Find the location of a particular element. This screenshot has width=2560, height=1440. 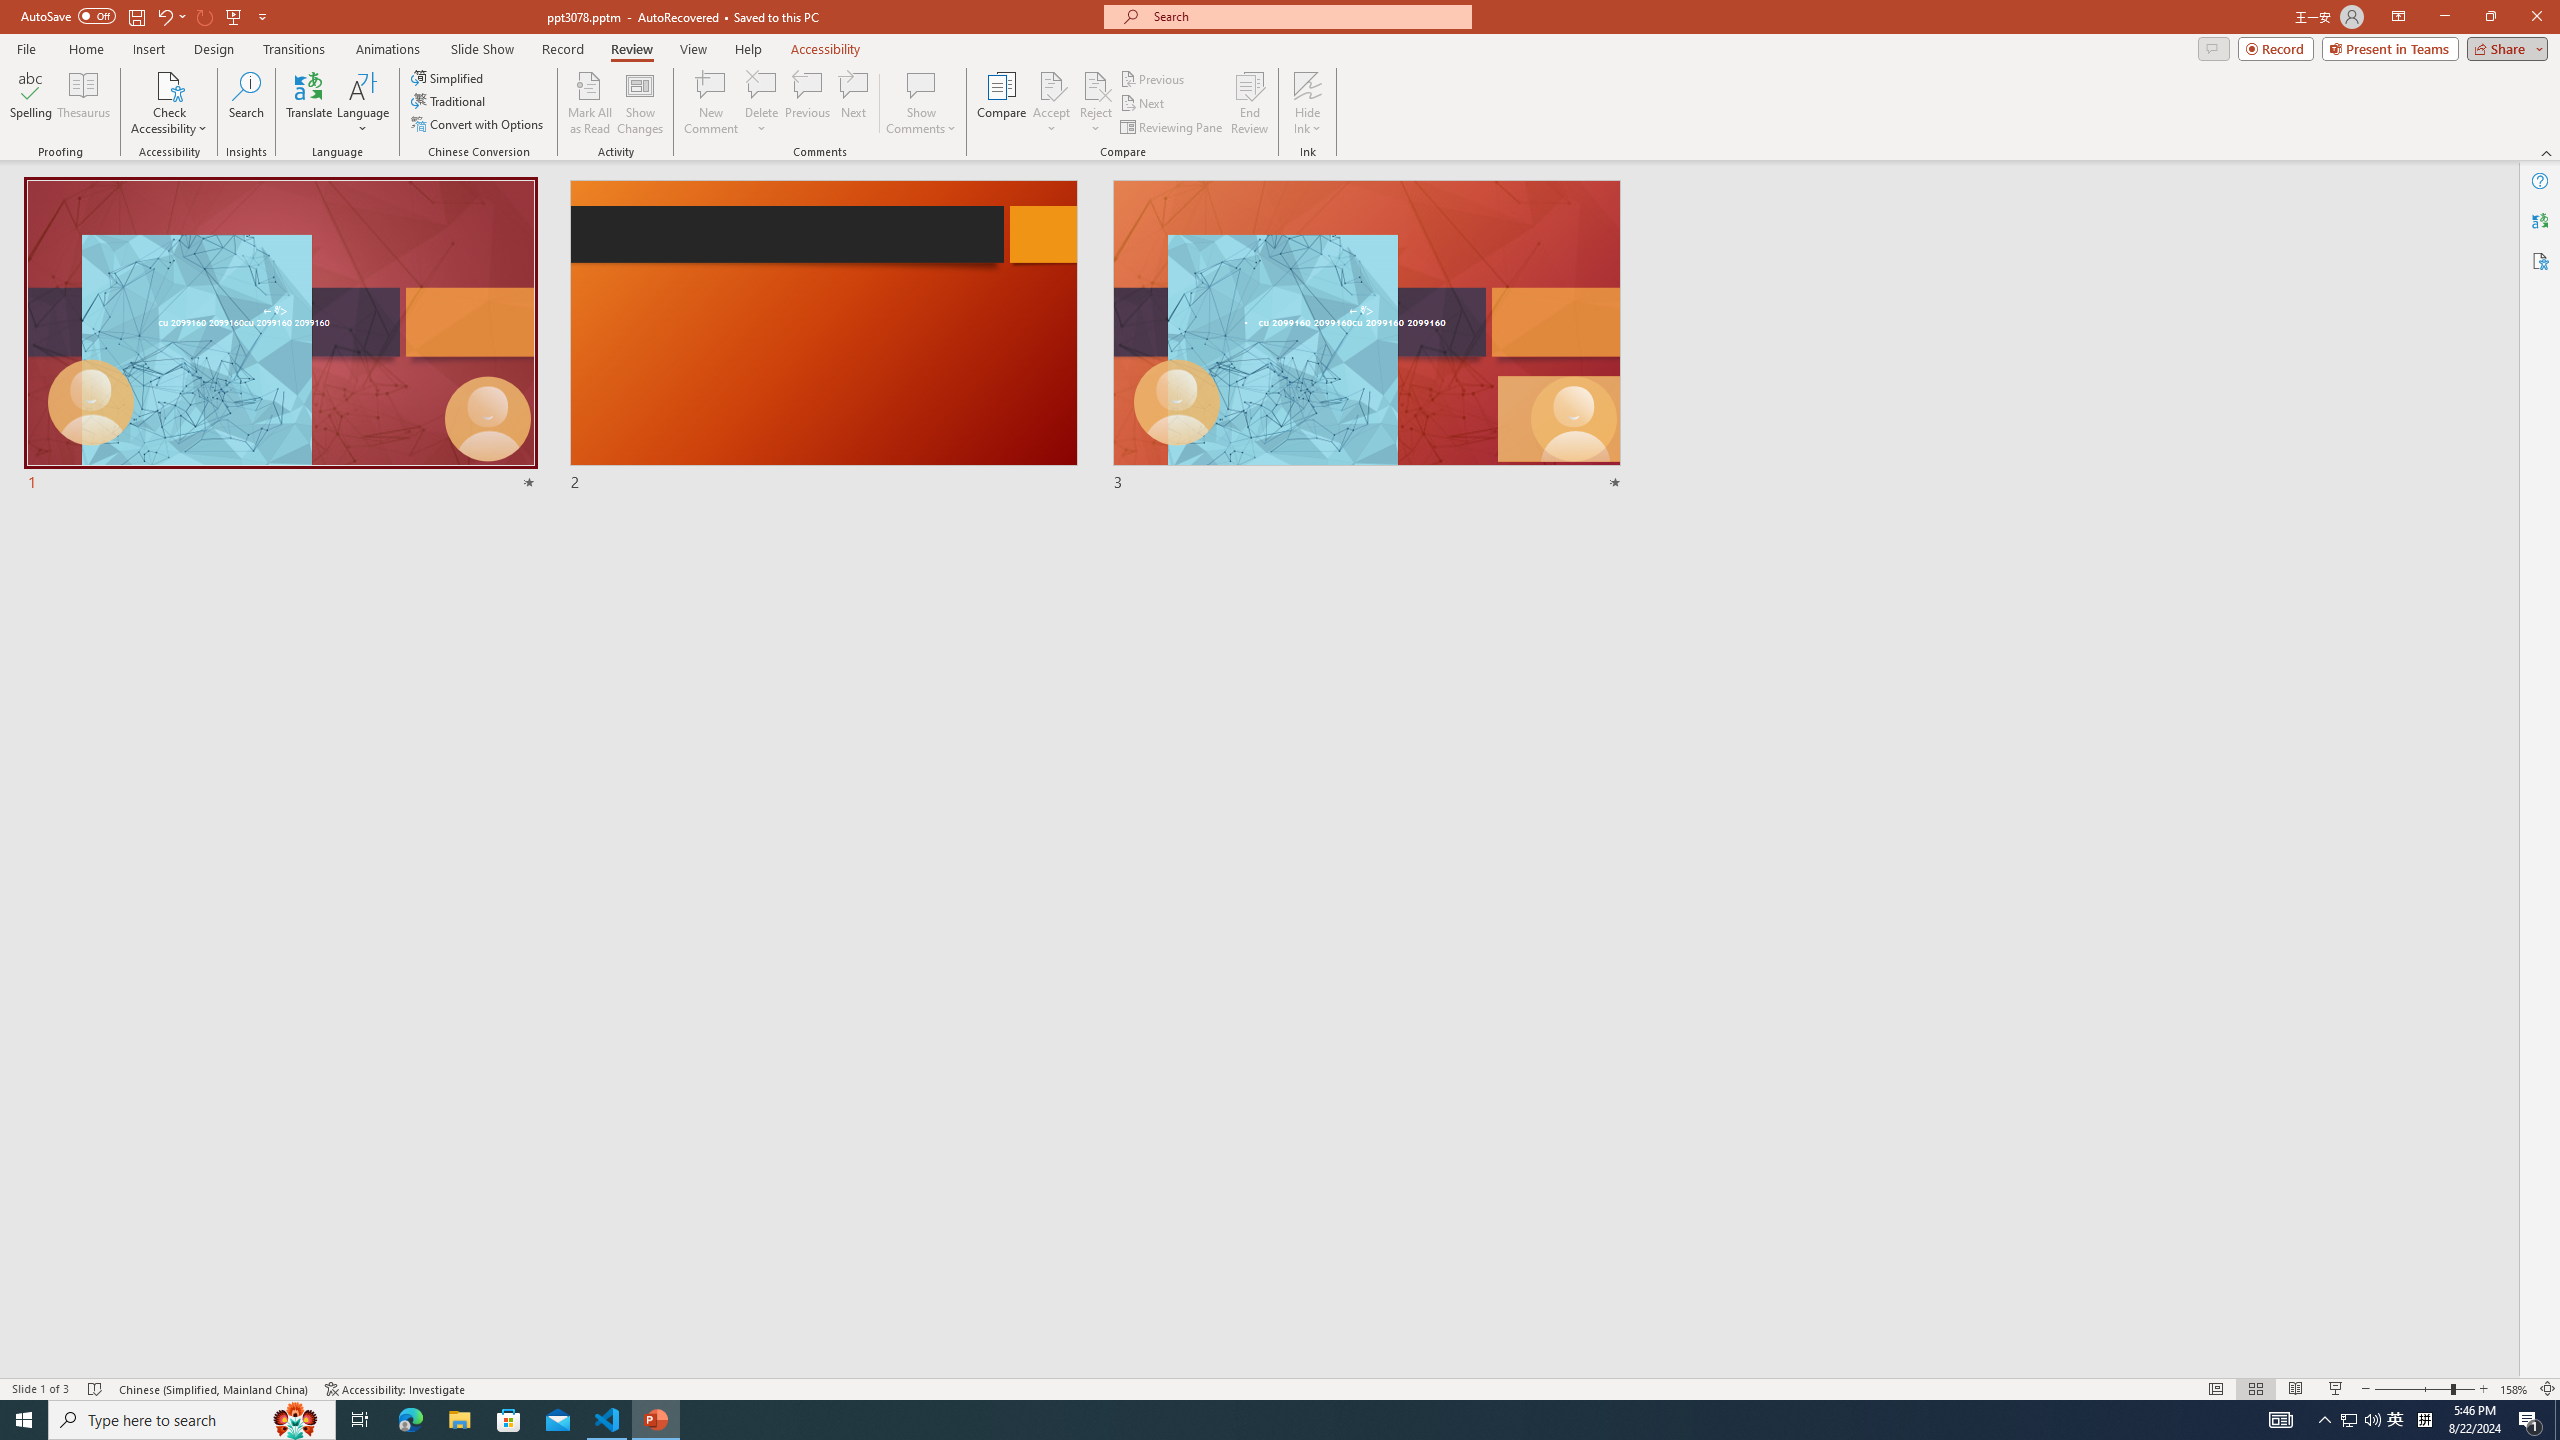

'Zoom 158%' is located at coordinates (2515, 1389).